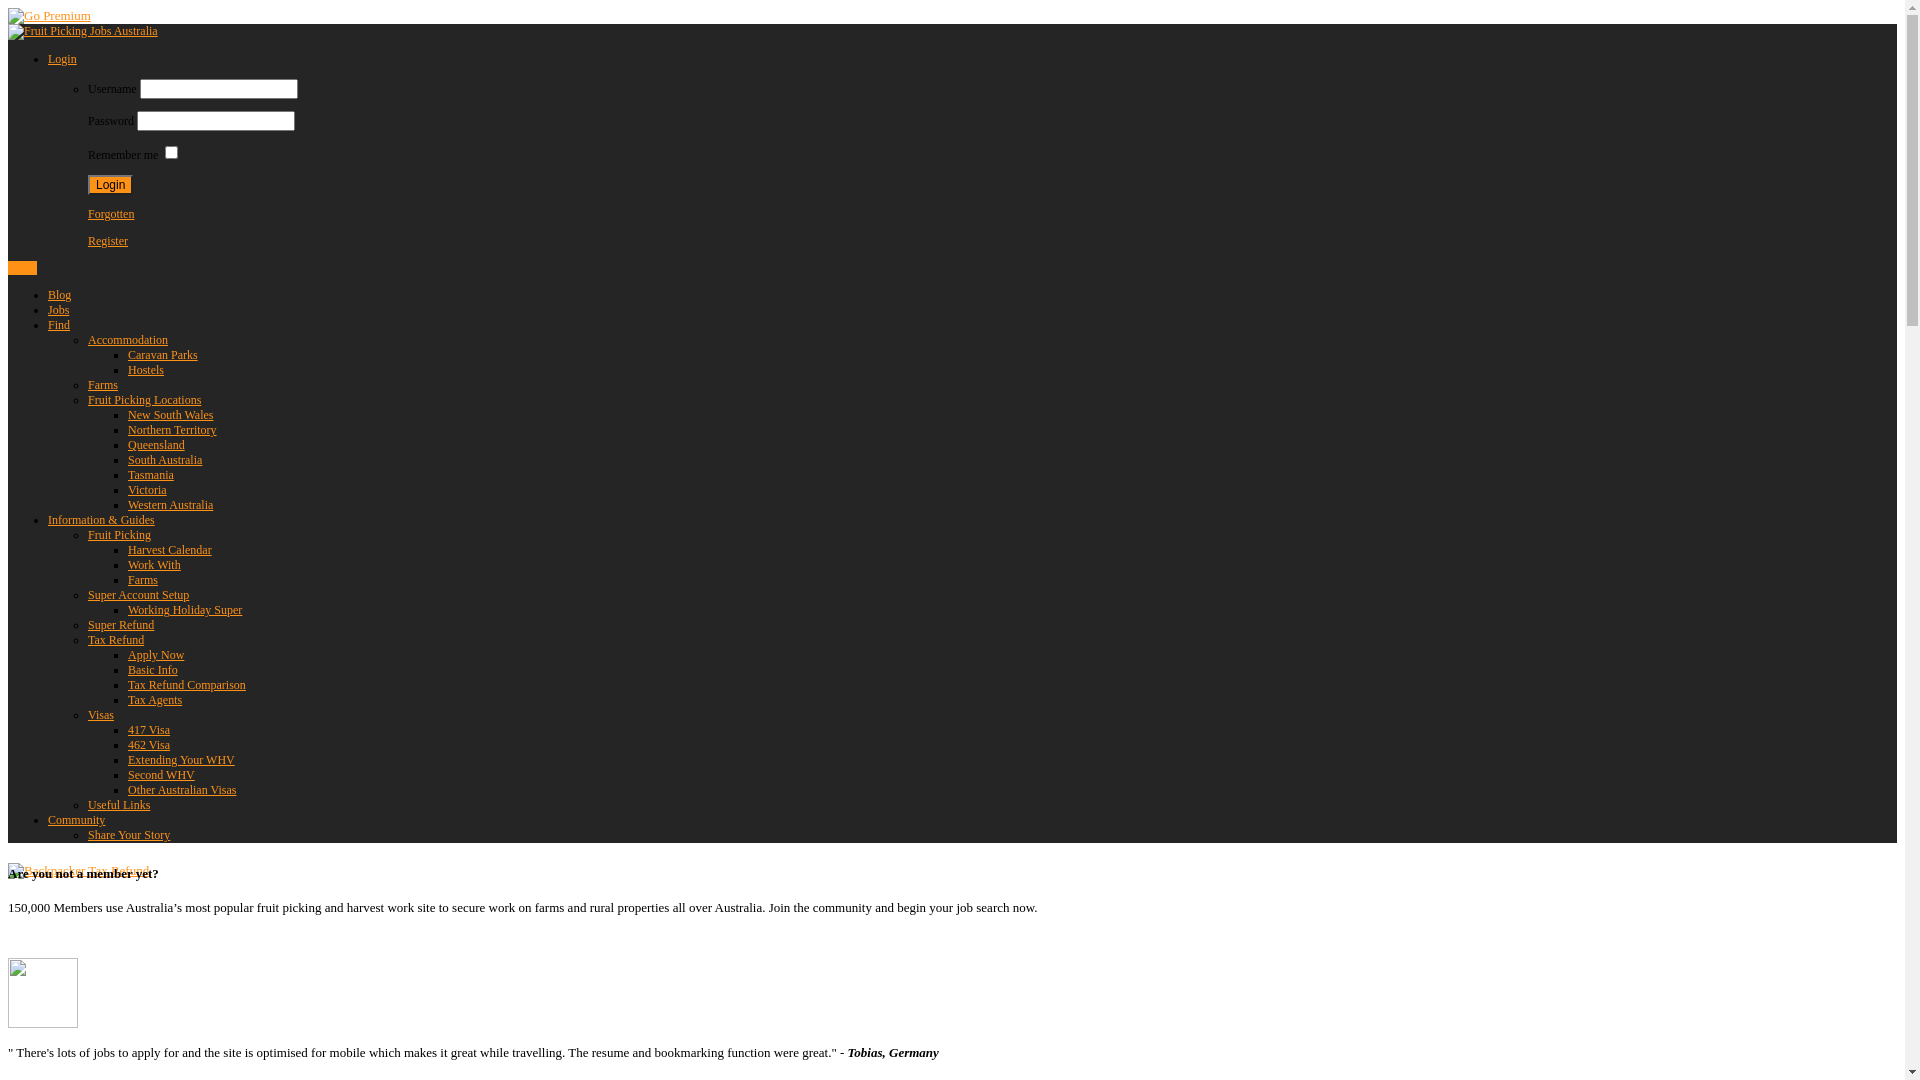 Image resolution: width=1920 pixels, height=1080 pixels. Describe the element at coordinates (147, 744) in the screenshot. I see `'462 Visa'` at that location.